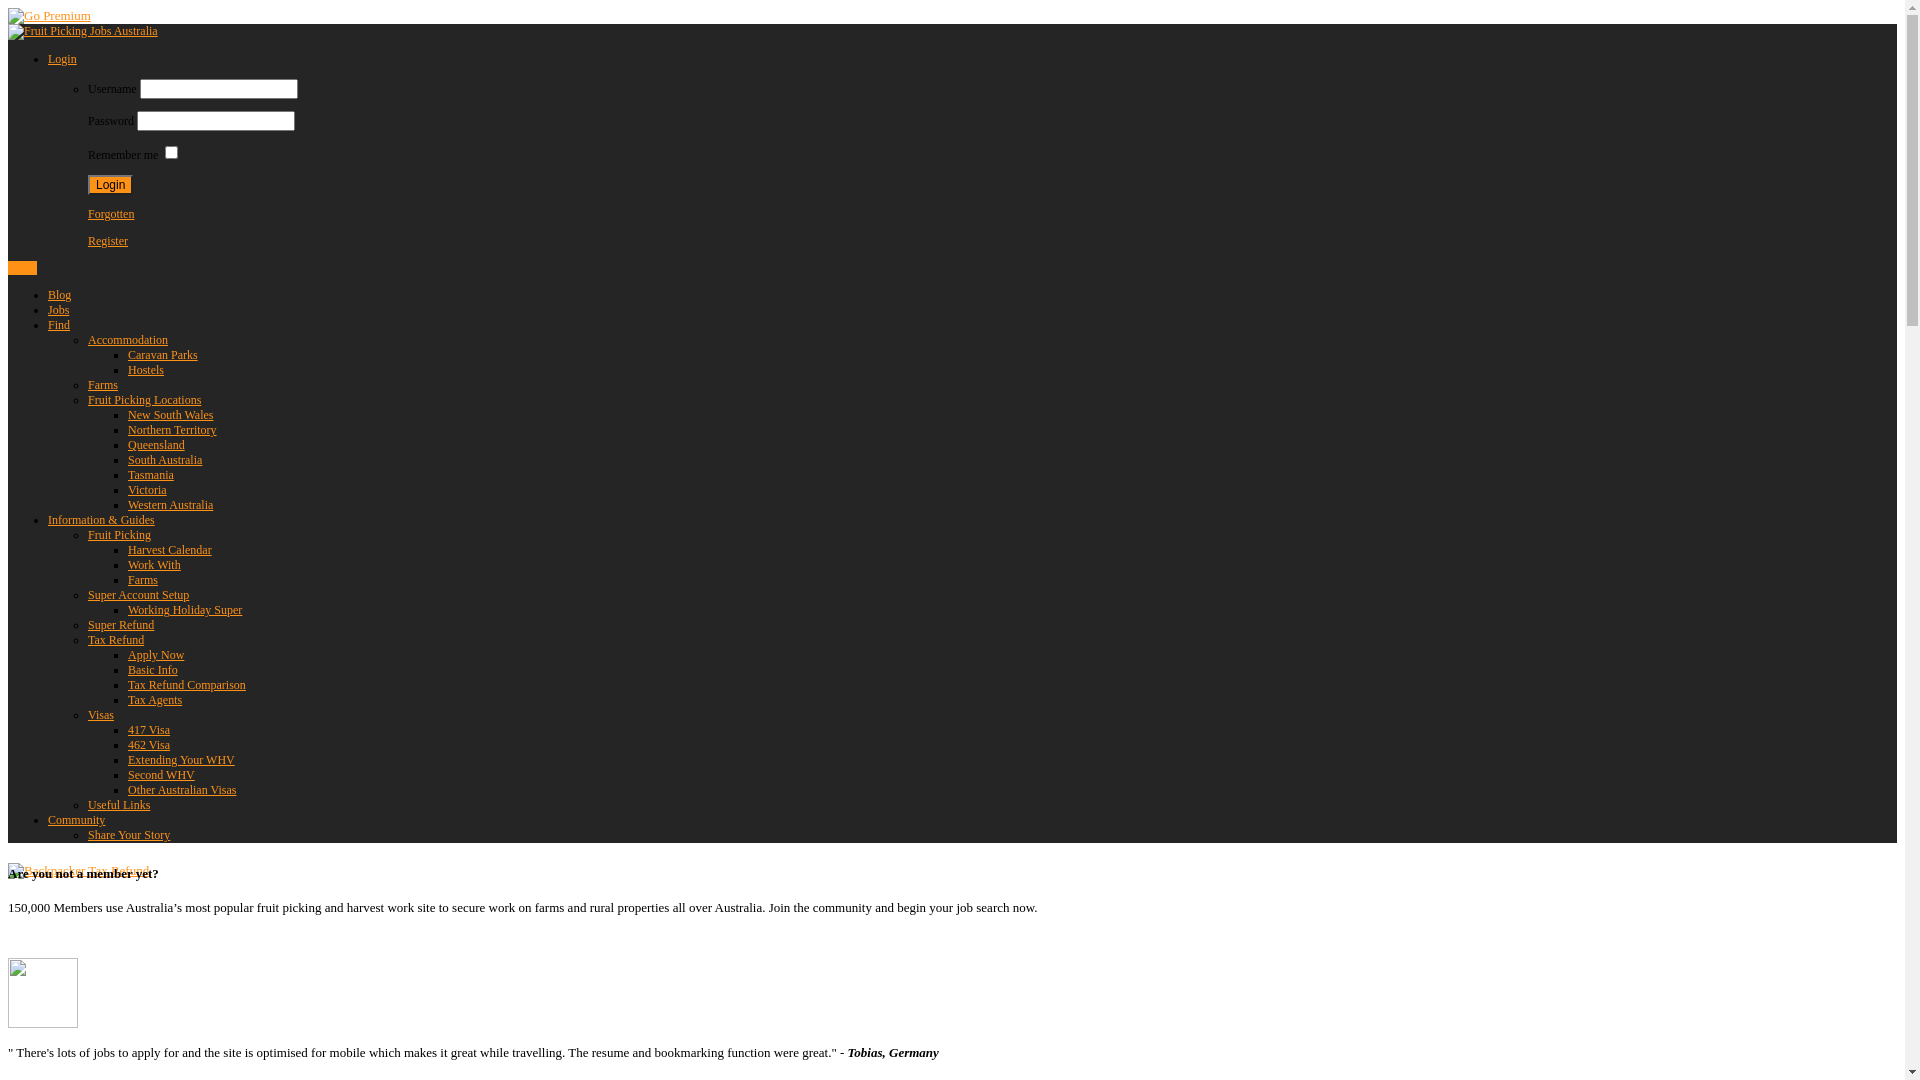 Image resolution: width=1920 pixels, height=1080 pixels. Describe the element at coordinates (147, 744) in the screenshot. I see `'462 Visa'` at that location.